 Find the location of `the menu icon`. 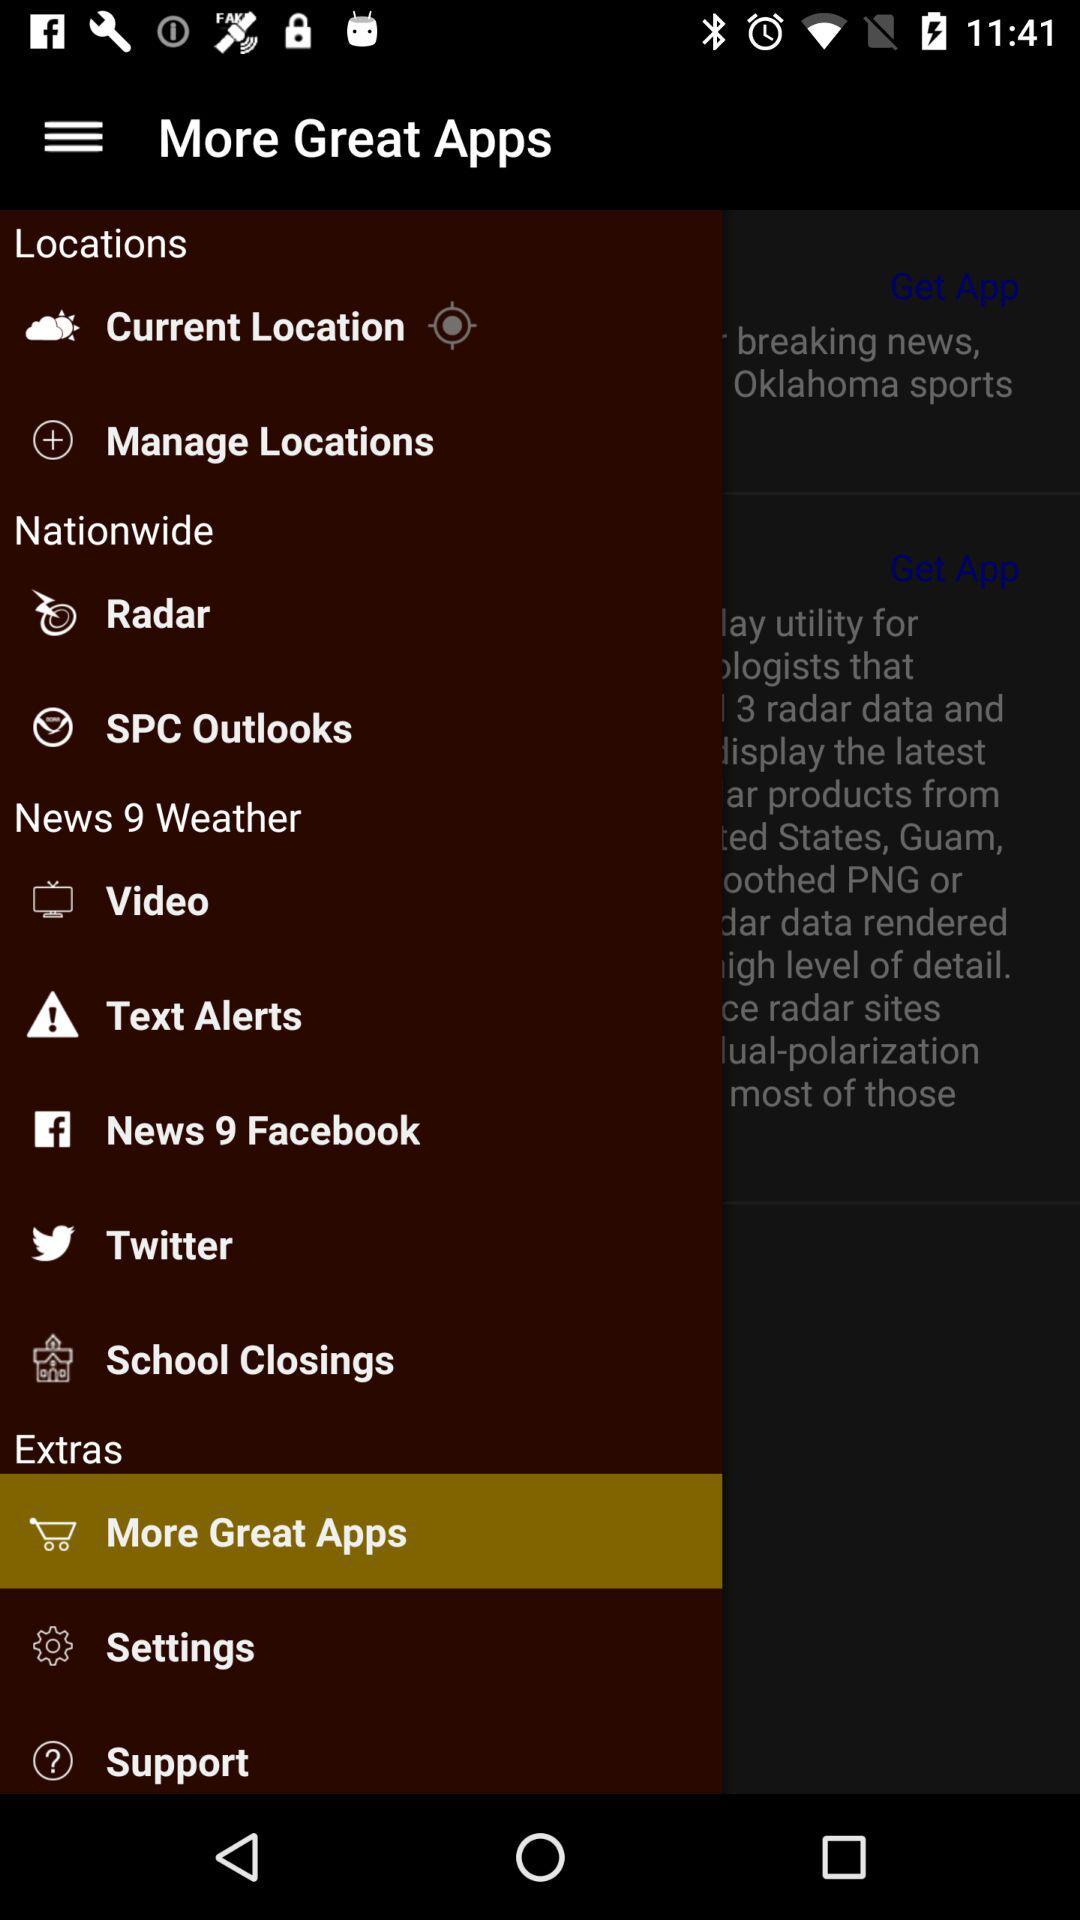

the menu icon is located at coordinates (72, 135).